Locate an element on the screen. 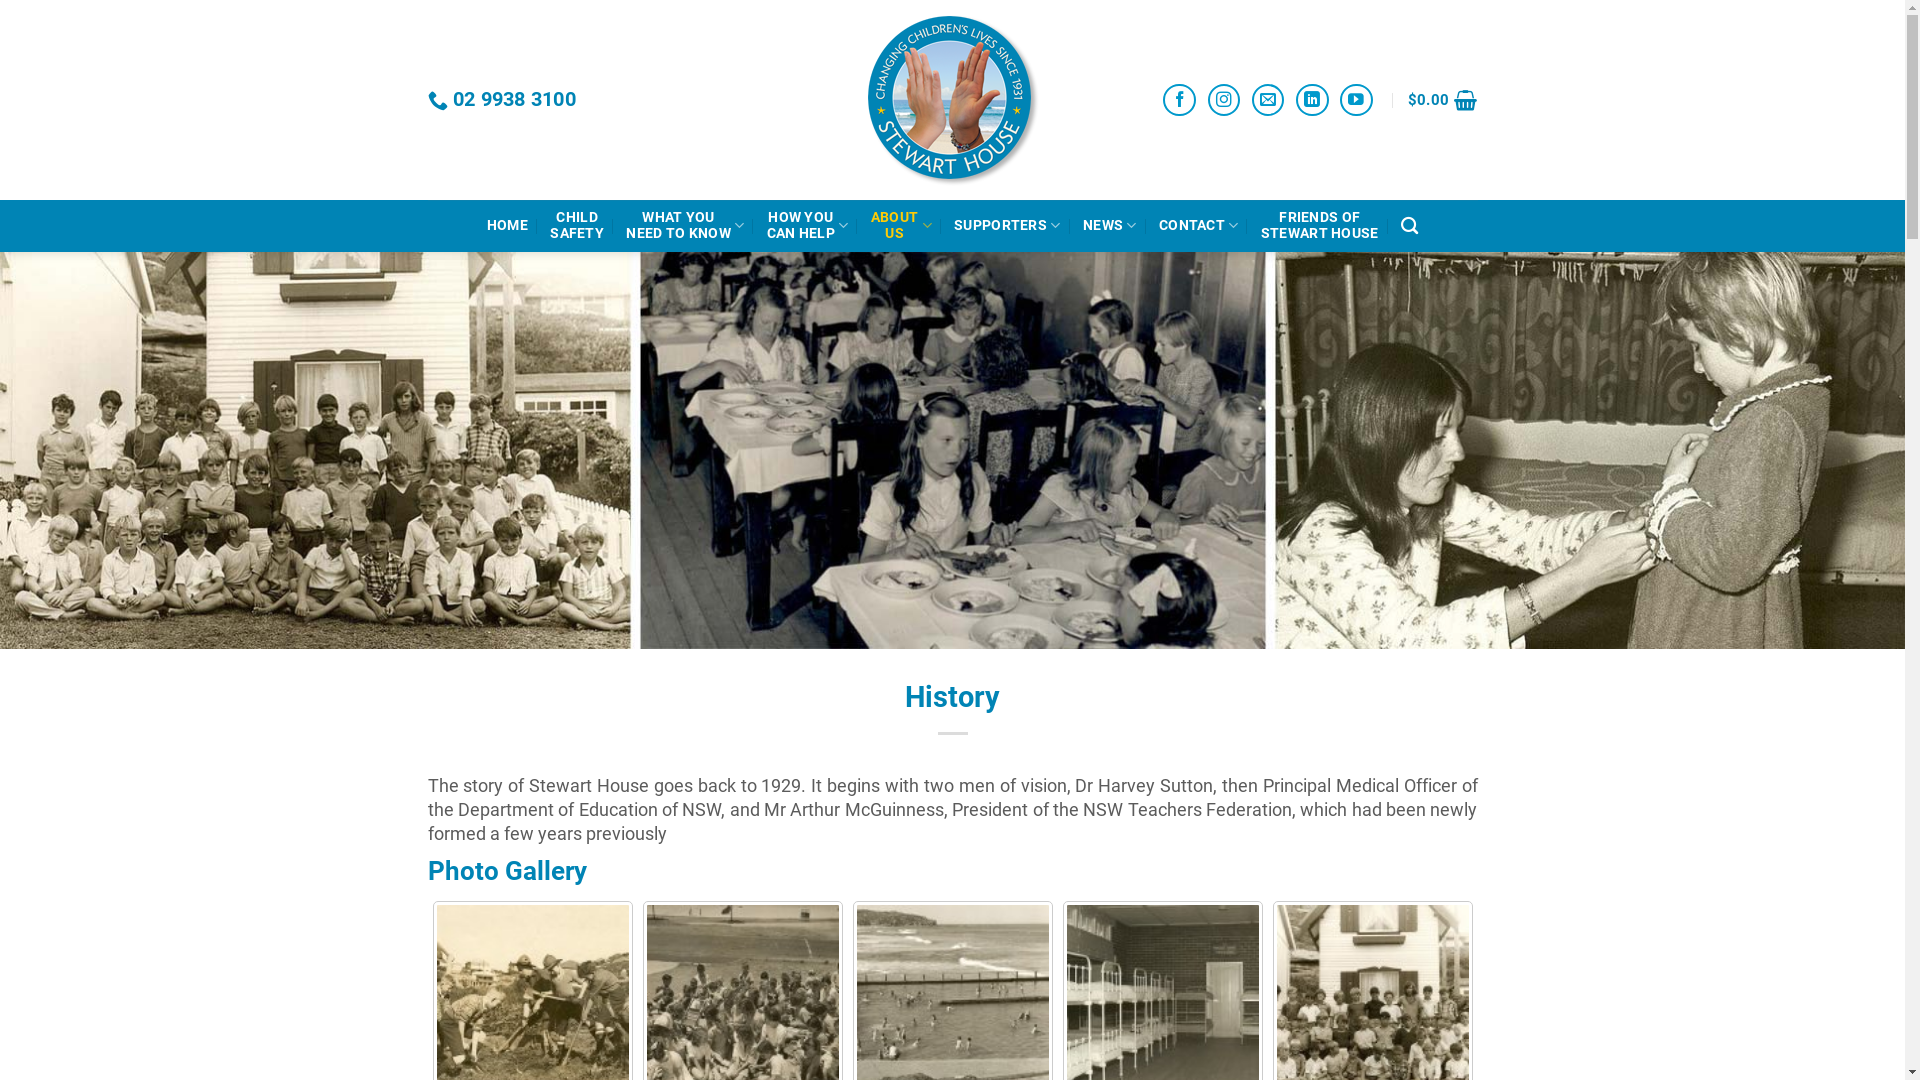  'Send us an email' is located at coordinates (1267, 100).